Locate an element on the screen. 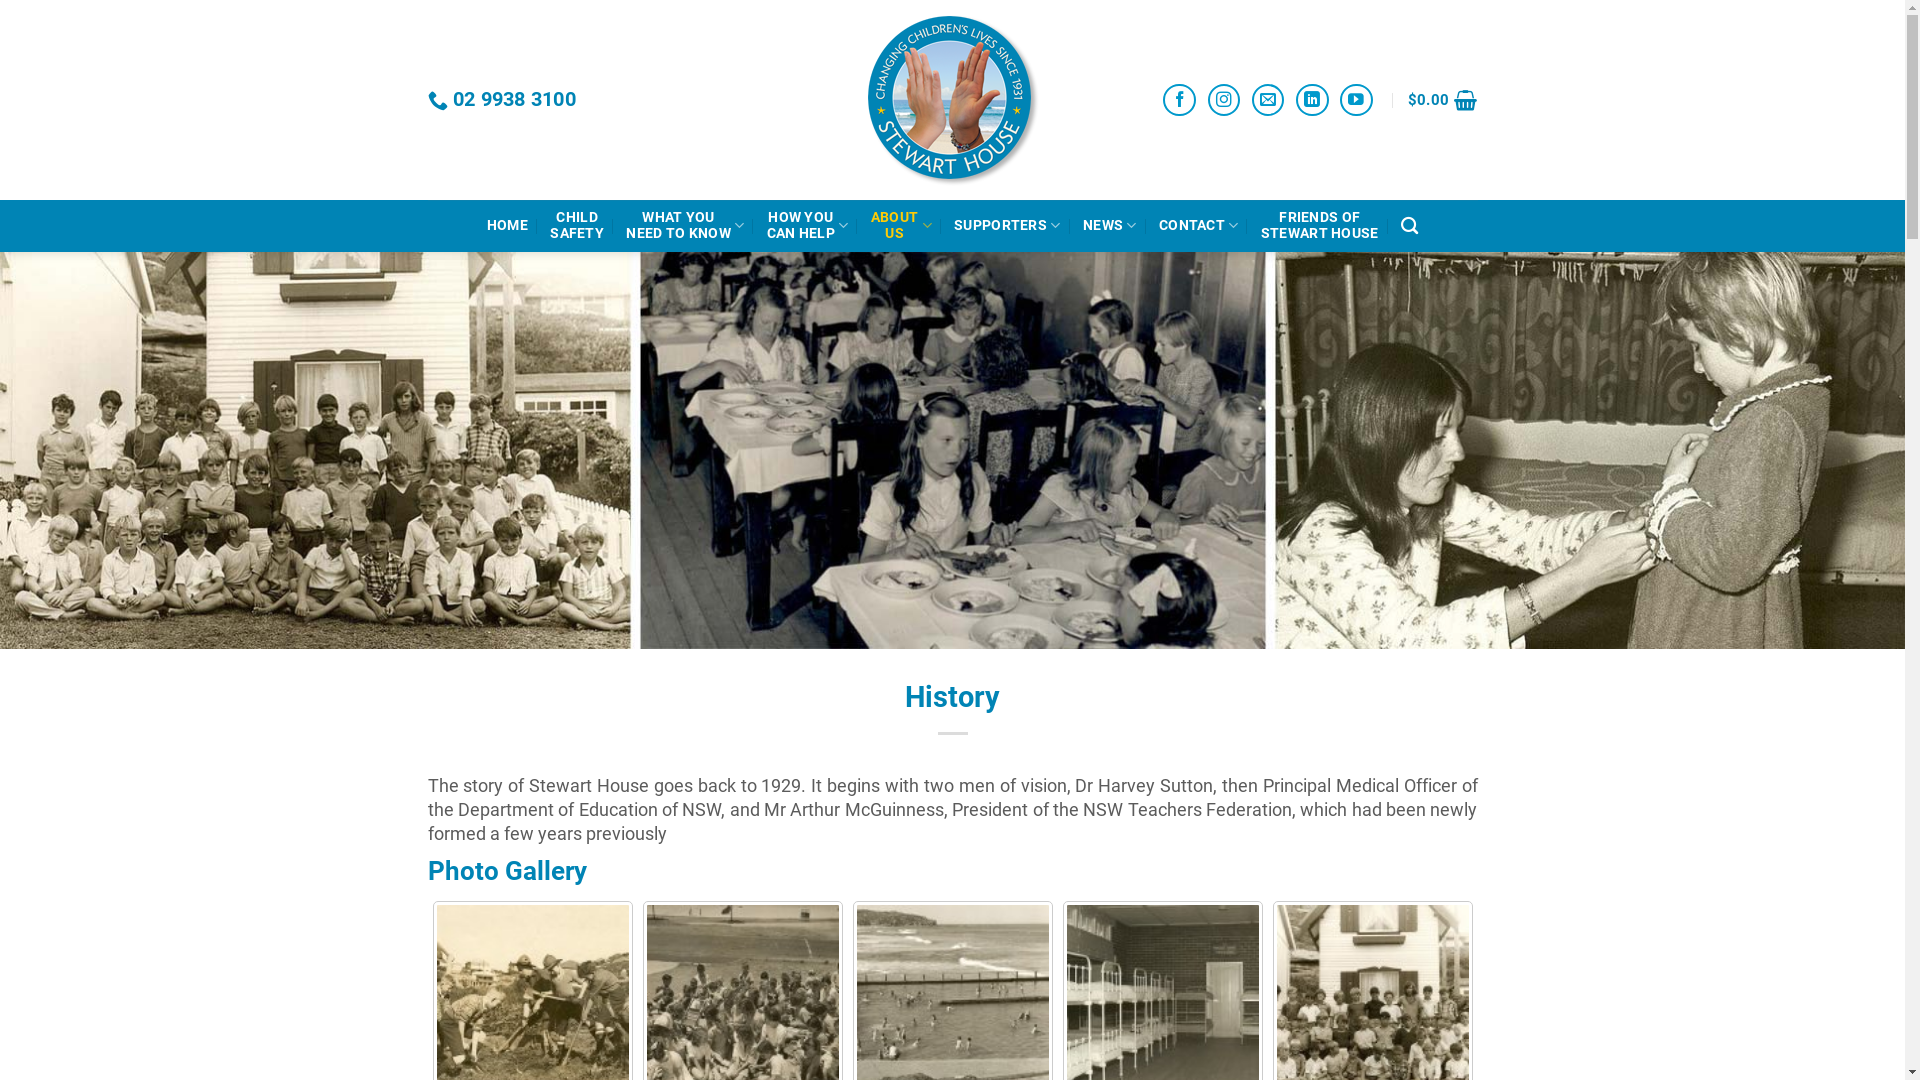  'Send us an email' is located at coordinates (1267, 100).